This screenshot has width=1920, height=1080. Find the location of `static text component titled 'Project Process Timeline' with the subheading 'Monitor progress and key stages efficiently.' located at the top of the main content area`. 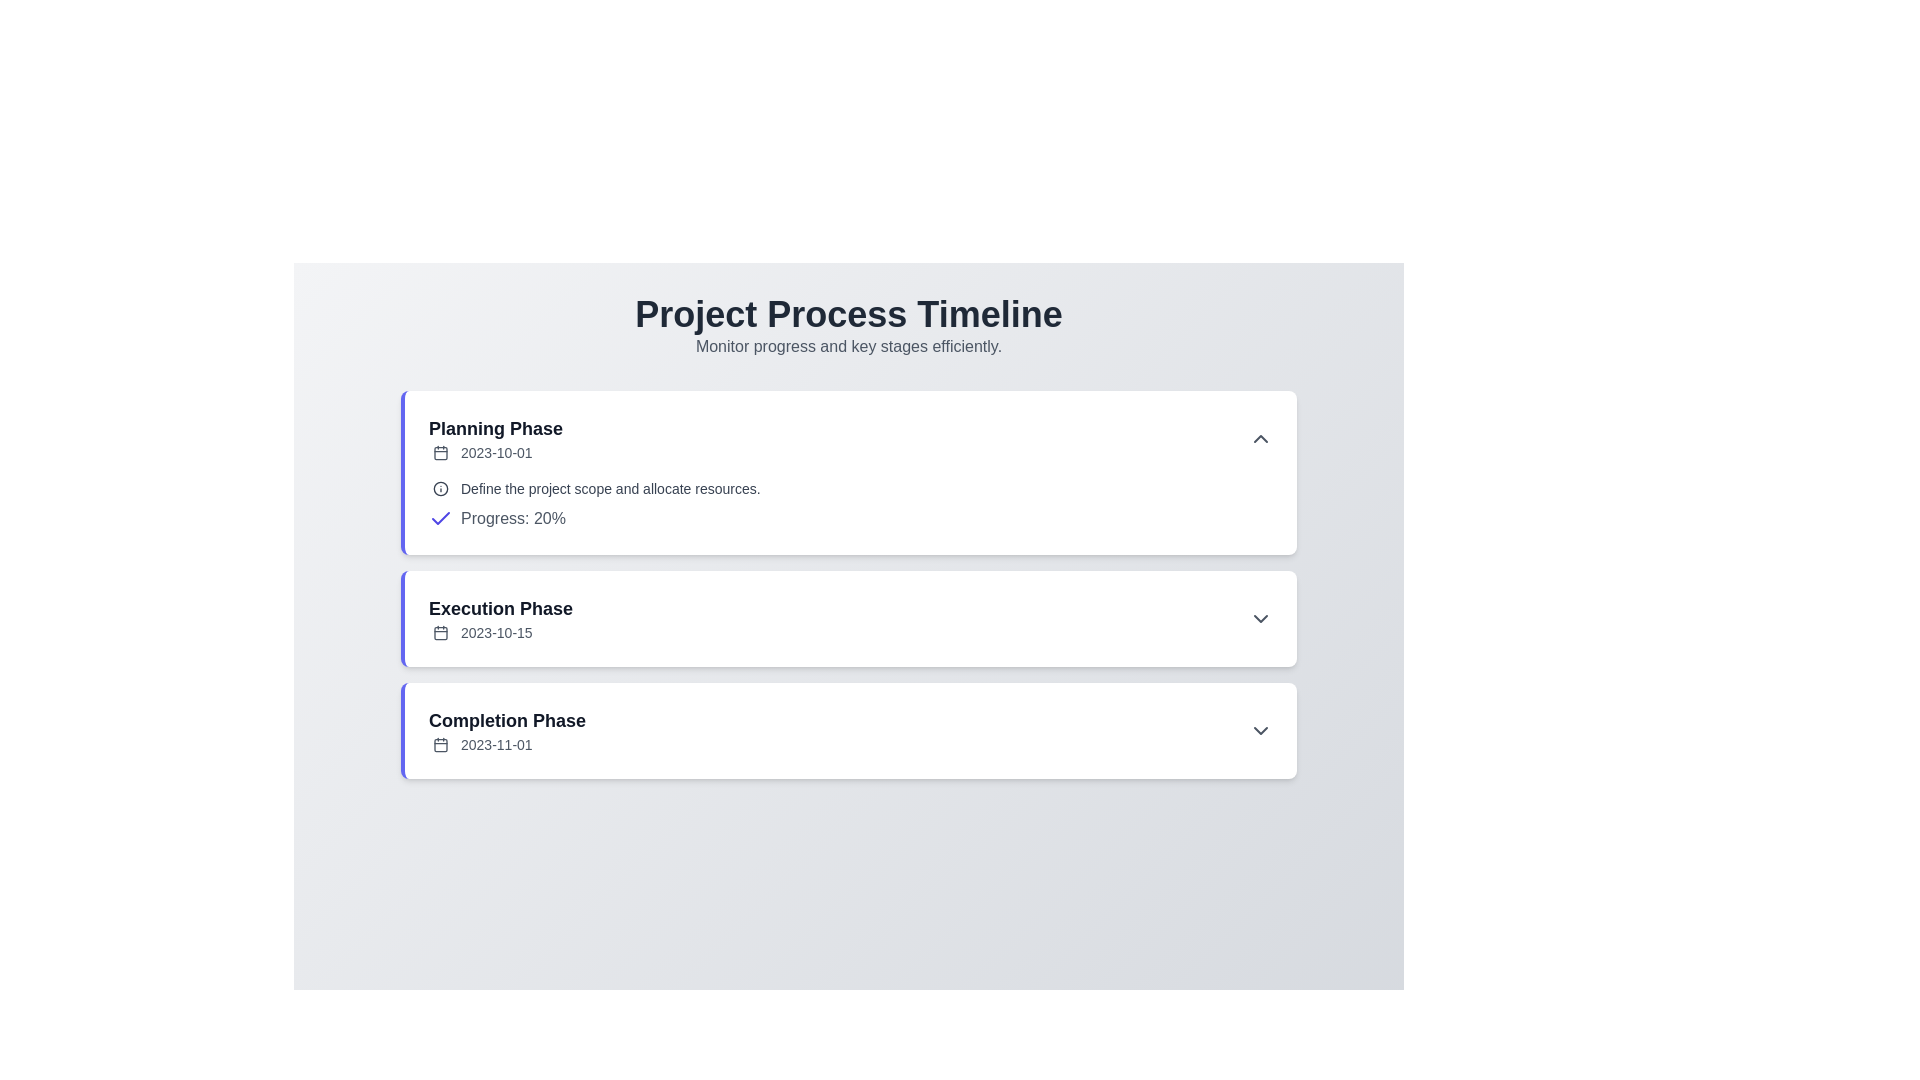

static text component titled 'Project Process Timeline' with the subheading 'Monitor progress and key stages efficiently.' located at the top of the main content area is located at coordinates (849, 326).